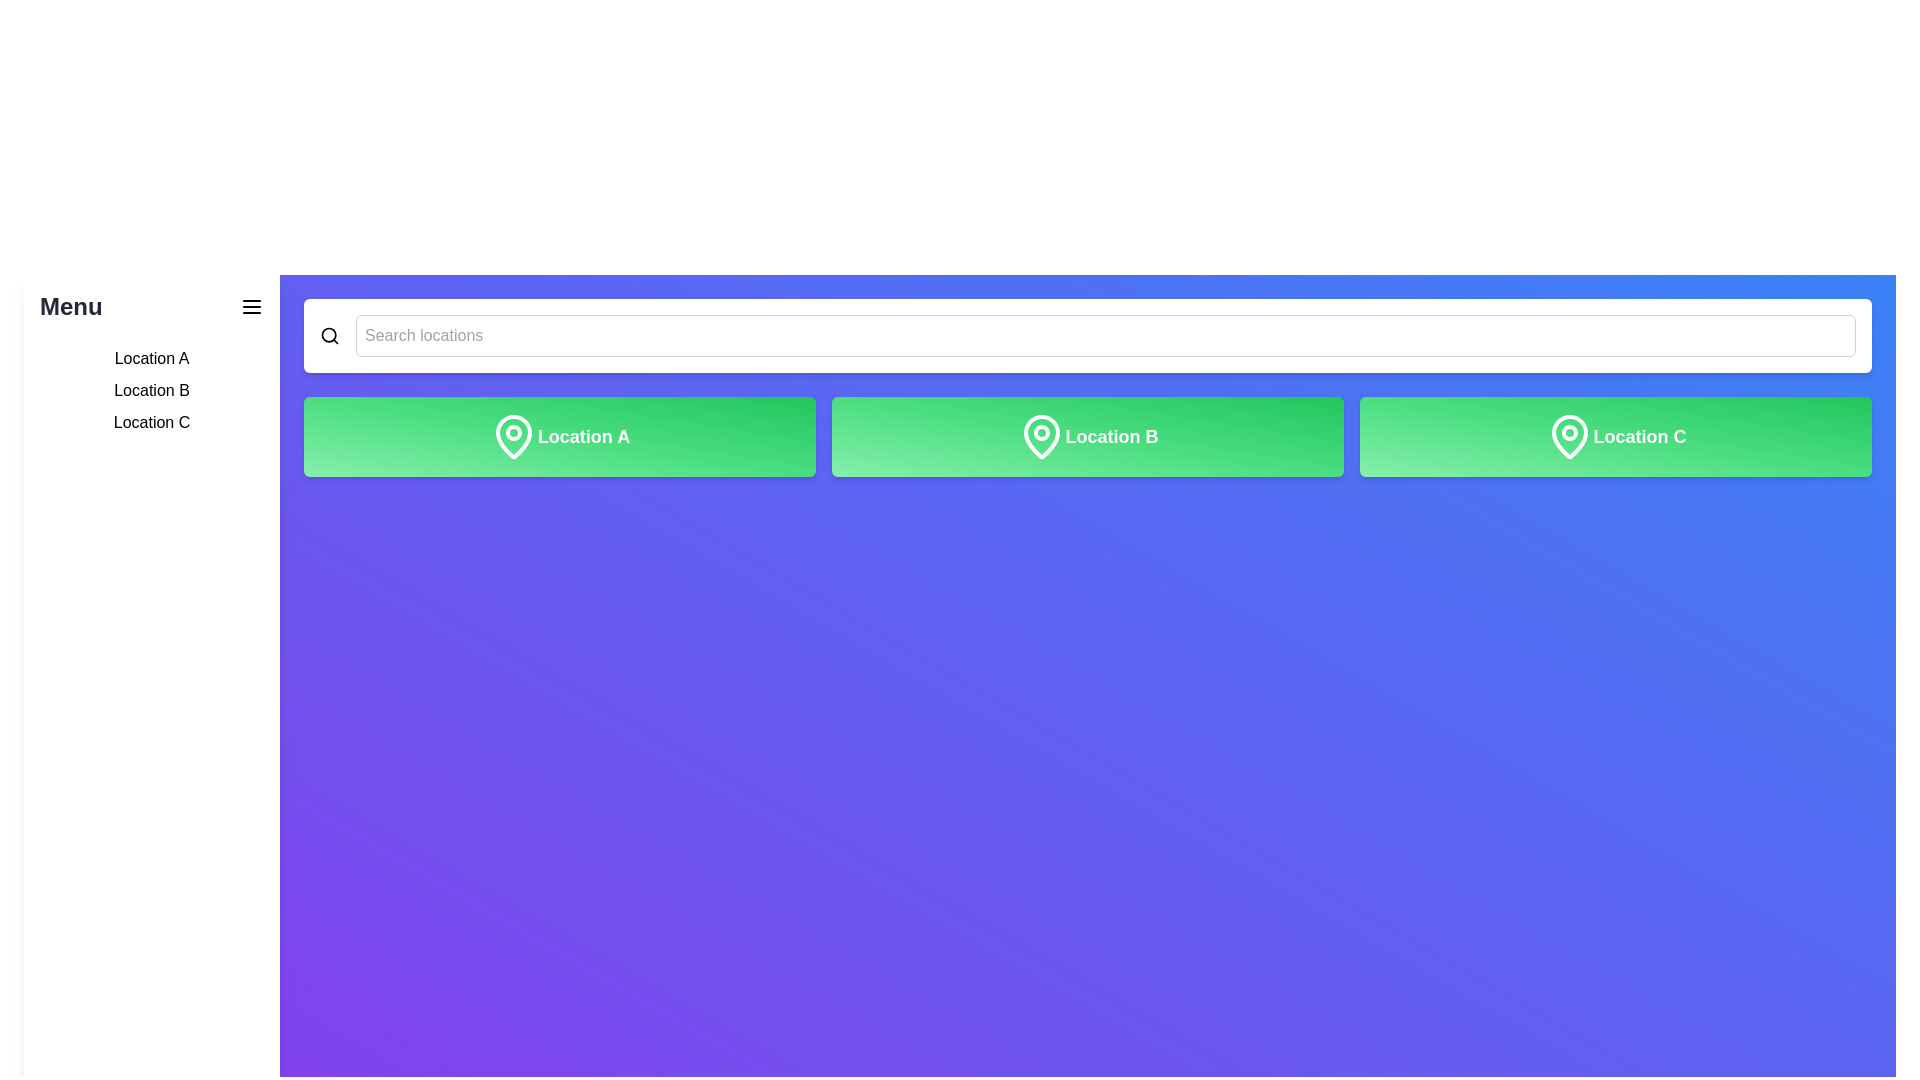  Describe the element at coordinates (1616, 435) in the screenshot. I see `the 'Location C' button, which is the far-right button in a sequence of three buttons labeled 'Location A', 'Location B', and 'Location C'` at that location.